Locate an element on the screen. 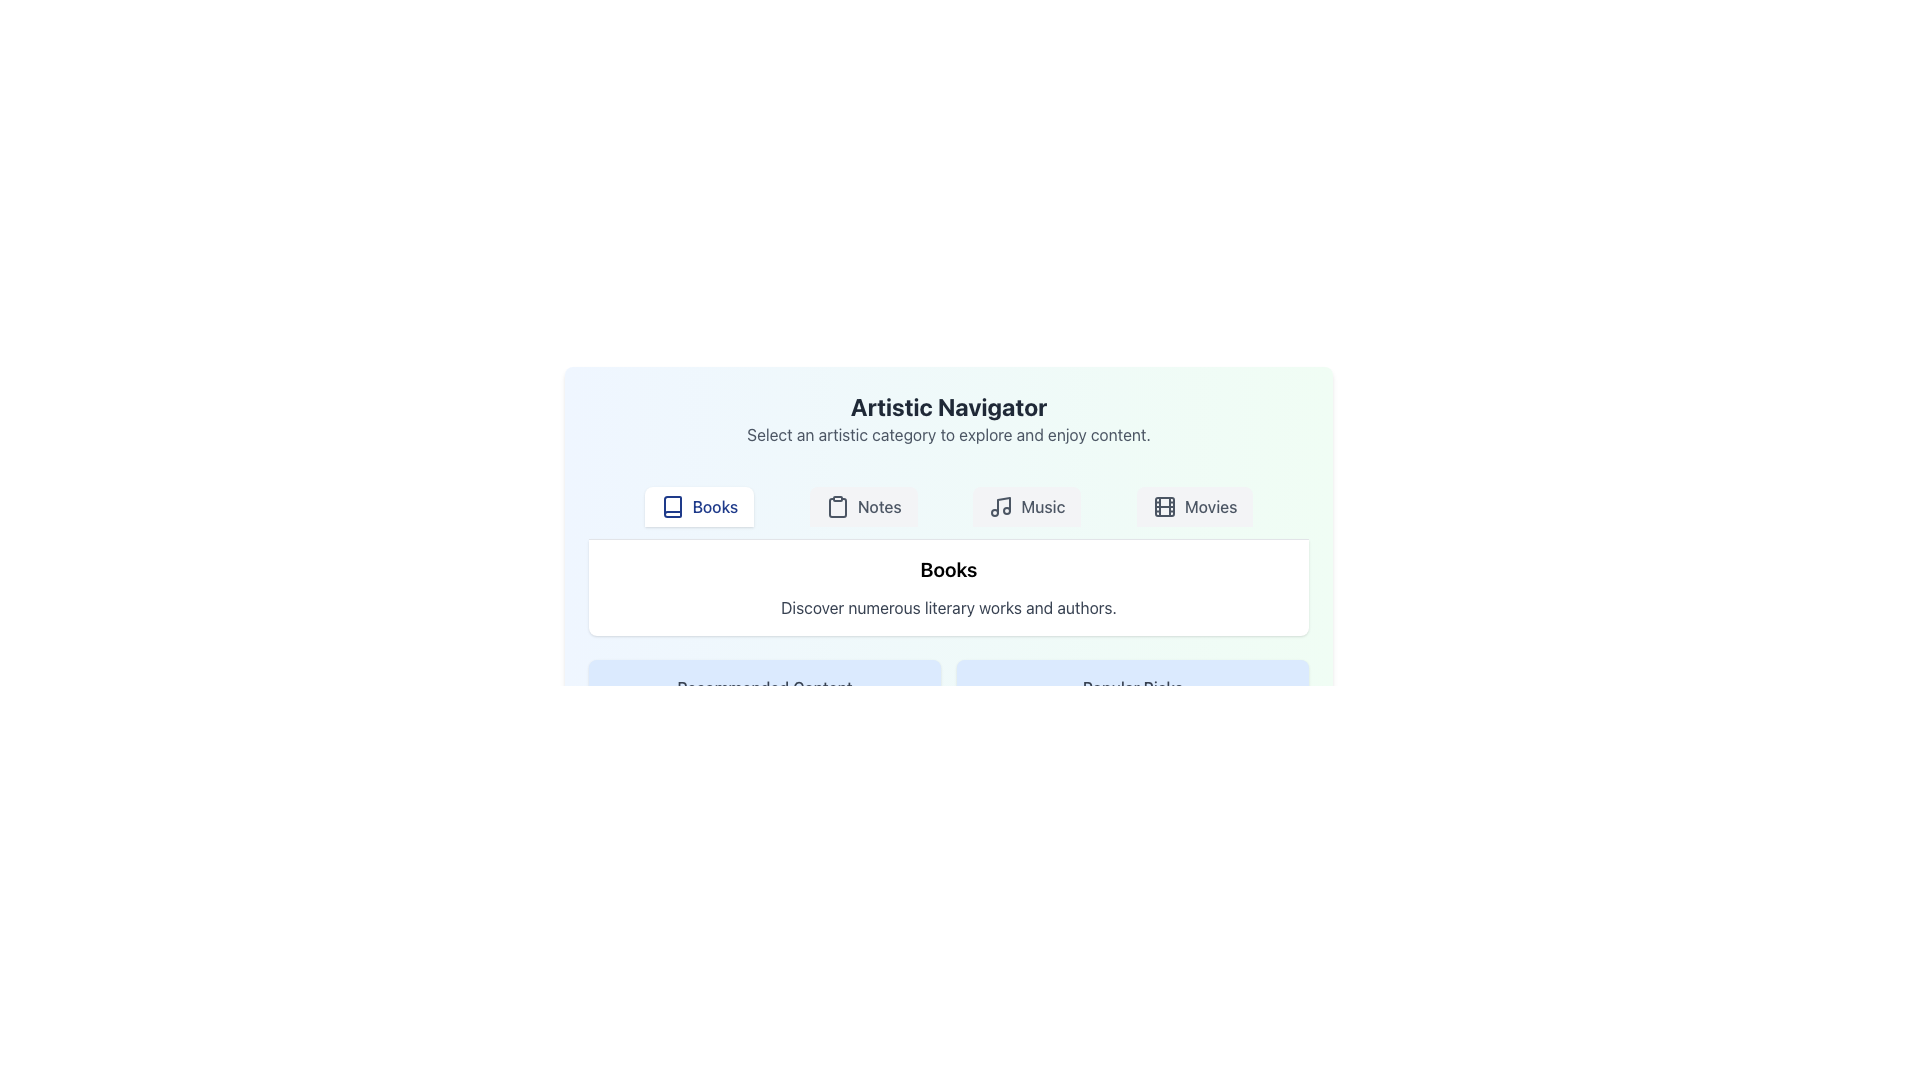  the topmost decorative rectangle on the left vertical edge of the filmstrip icon is located at coordinates (1164, 505).